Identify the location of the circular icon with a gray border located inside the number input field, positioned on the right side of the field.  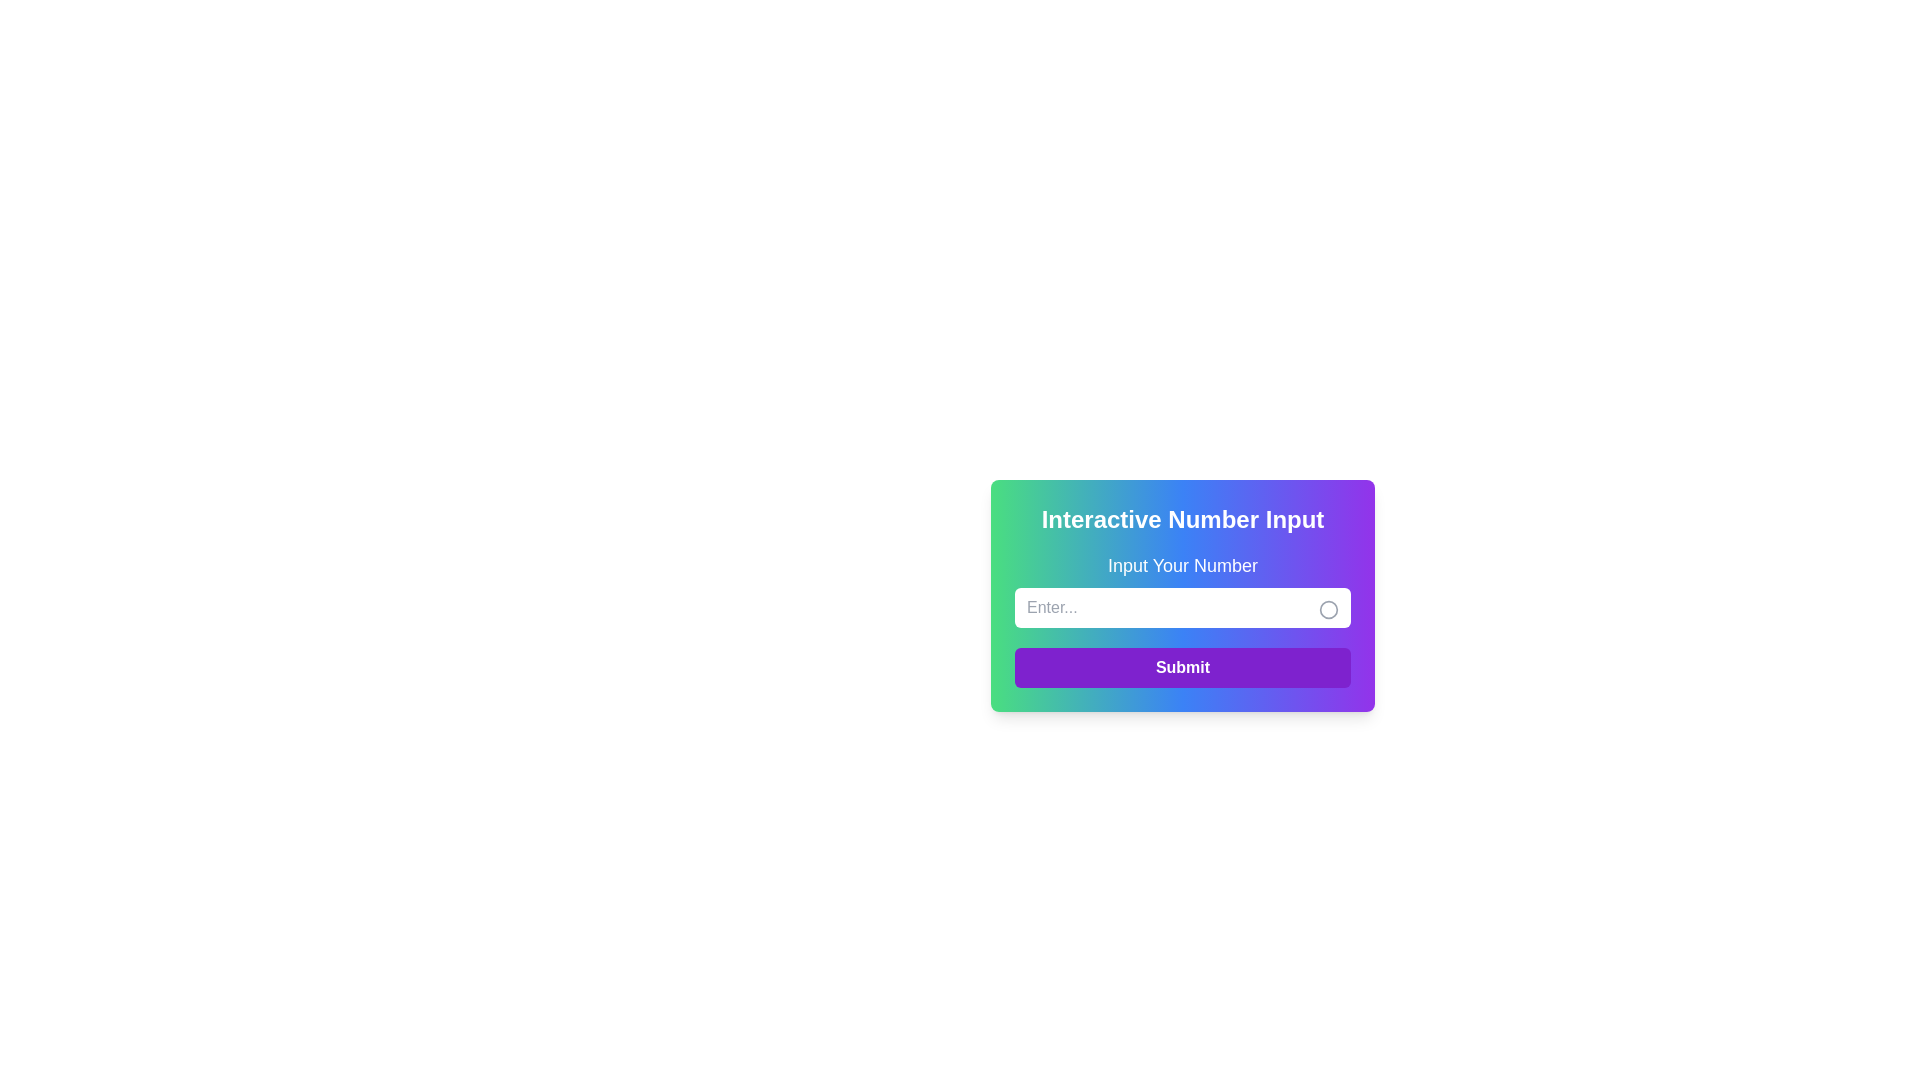
(1329, 608).